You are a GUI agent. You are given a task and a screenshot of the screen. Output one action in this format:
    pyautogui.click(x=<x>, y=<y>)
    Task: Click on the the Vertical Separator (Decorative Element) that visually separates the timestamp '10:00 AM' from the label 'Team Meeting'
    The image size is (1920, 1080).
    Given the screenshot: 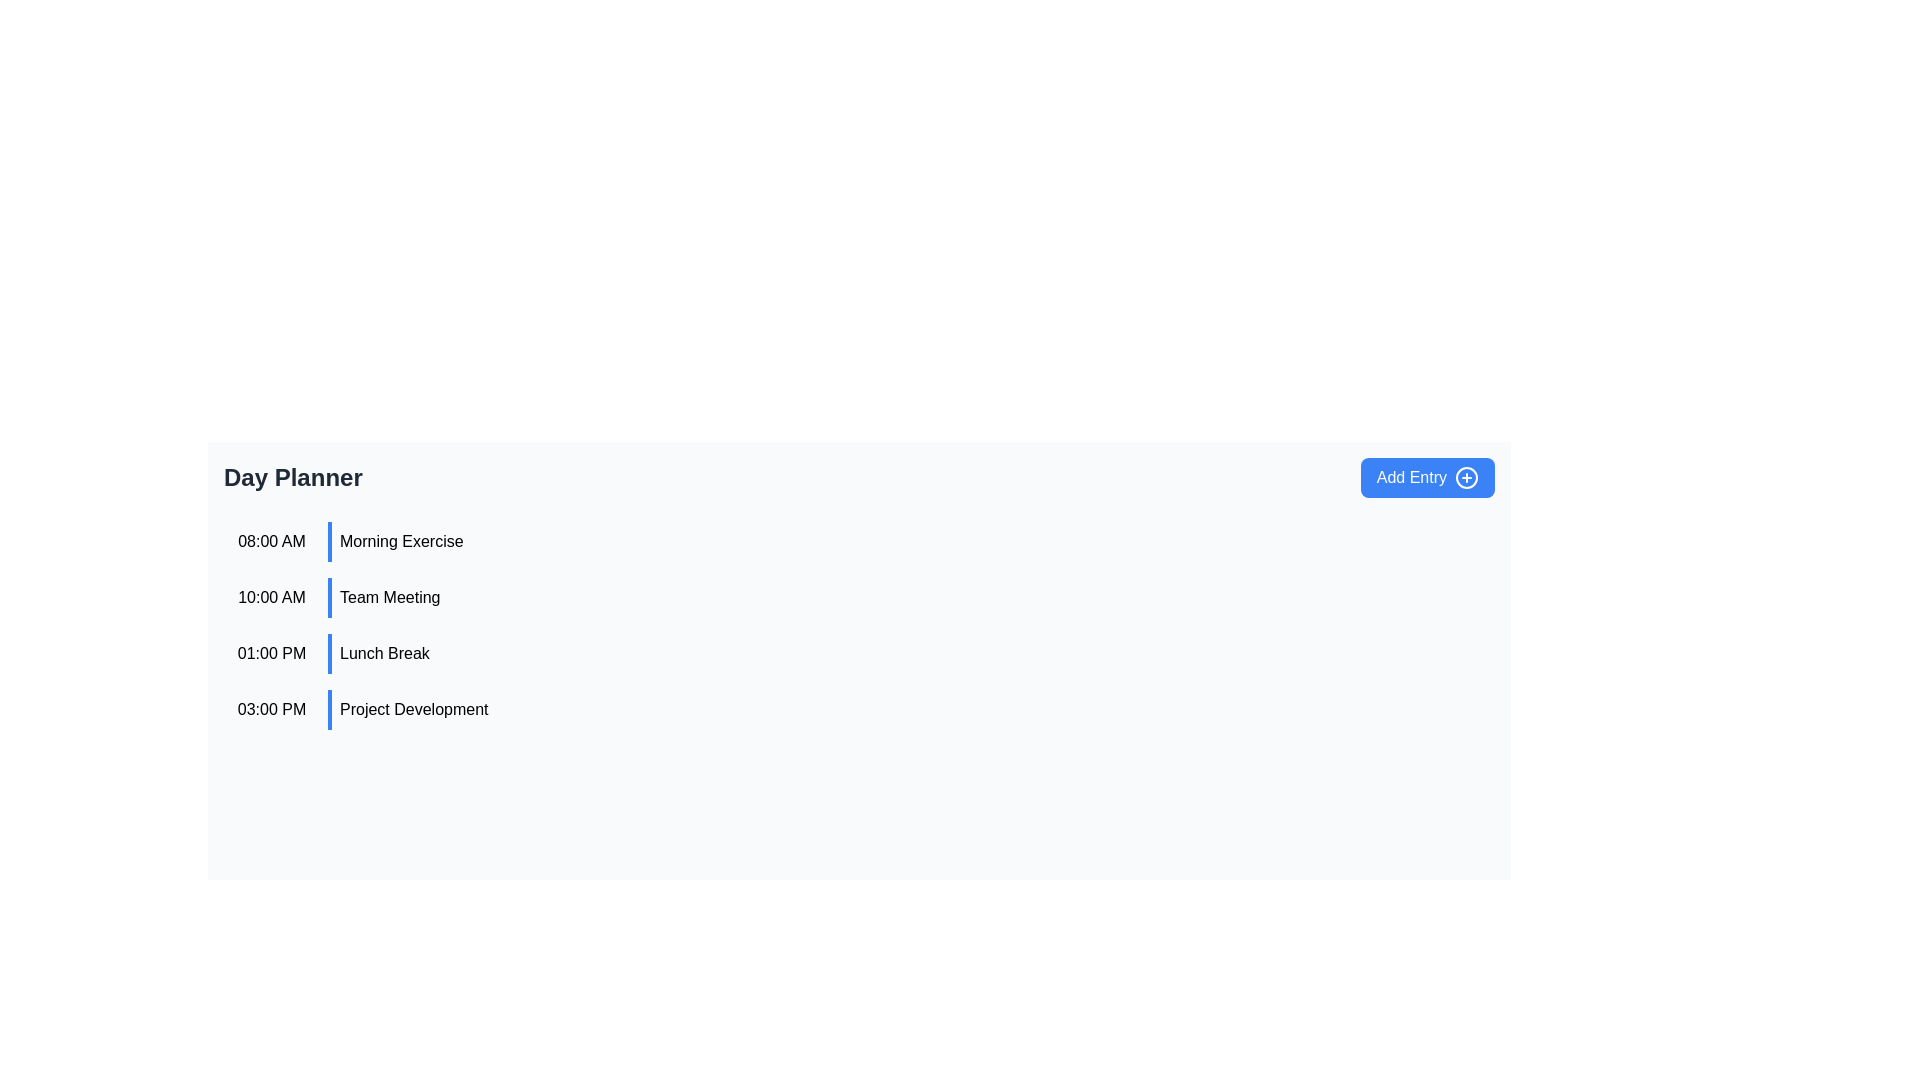 What is the action you would take?
    pyautogui.click(x=330, y=596)
    